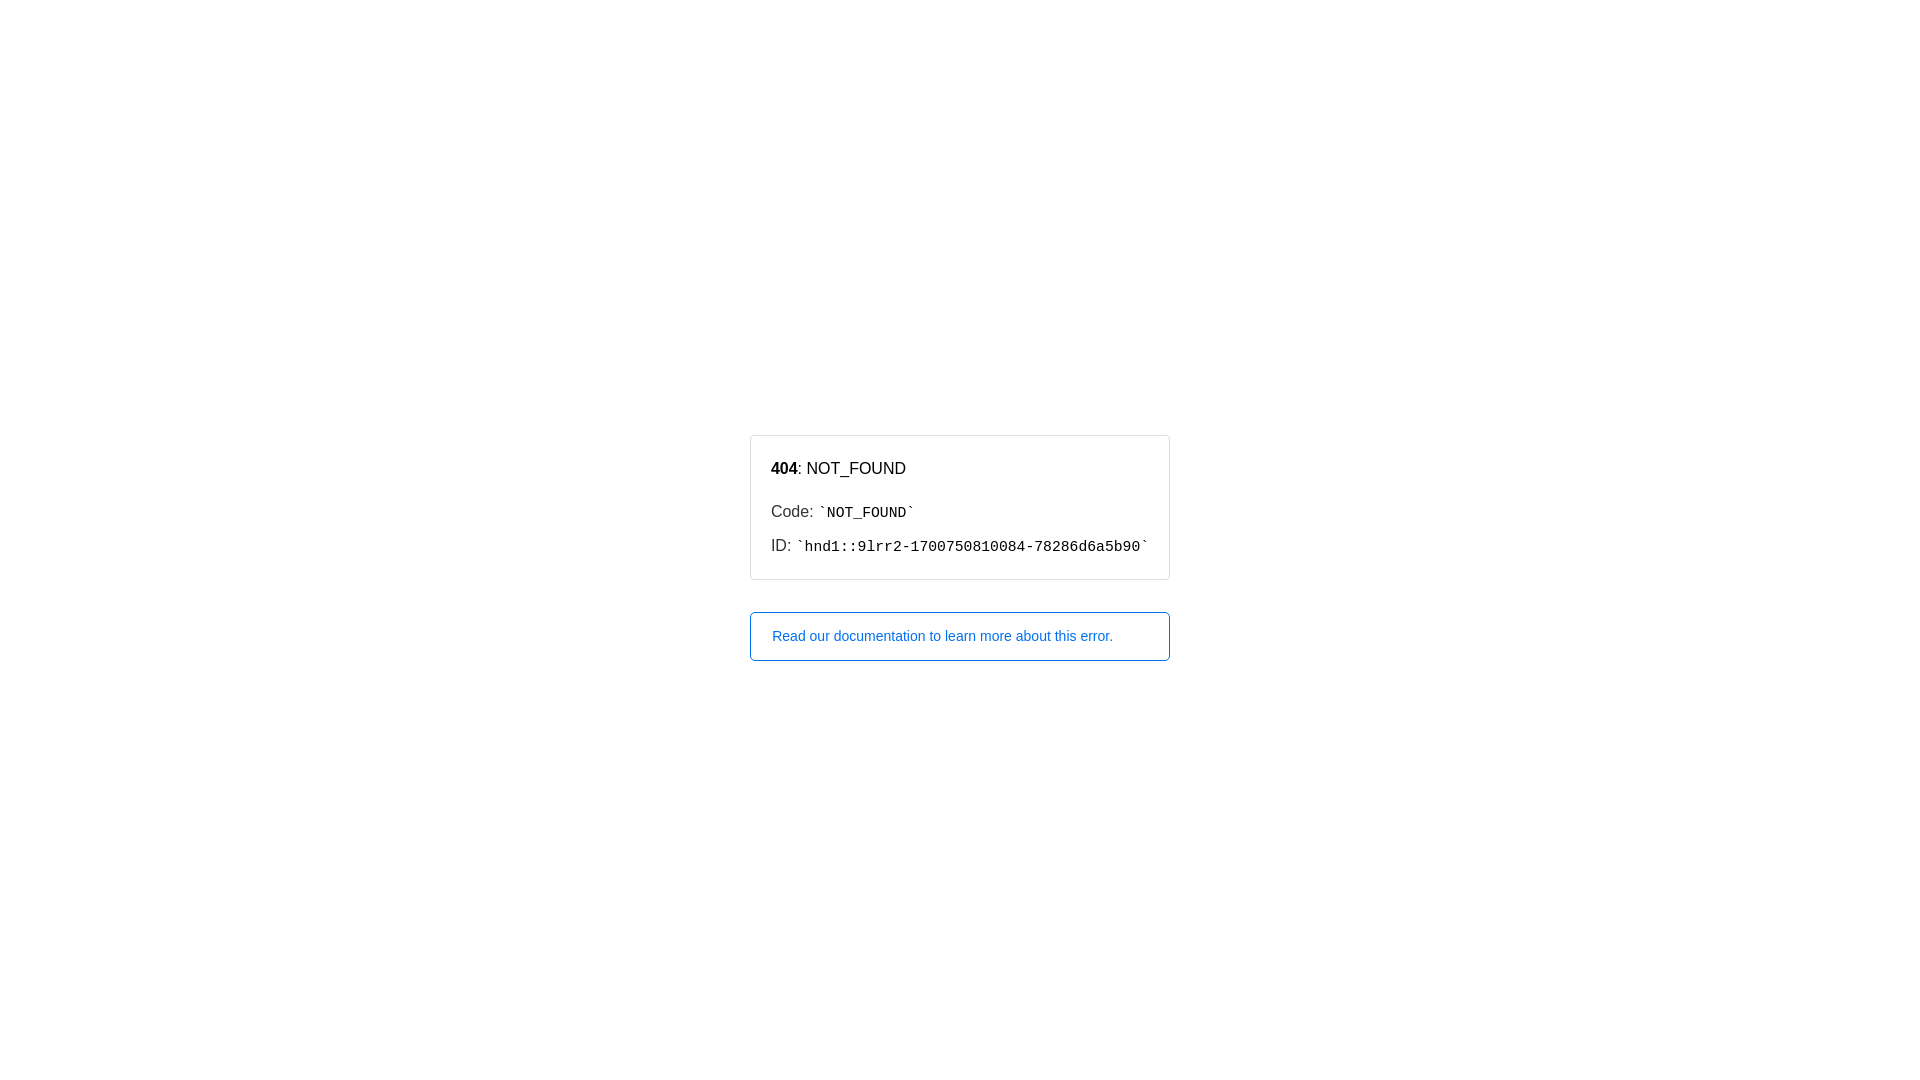 The height and width of the screenshot is (1080, 1920). What do you see at coordinates (960, 636) in the screenshot?
I see `'Read our documentation to learn more about this error.'` at bounding box center [960, 636].